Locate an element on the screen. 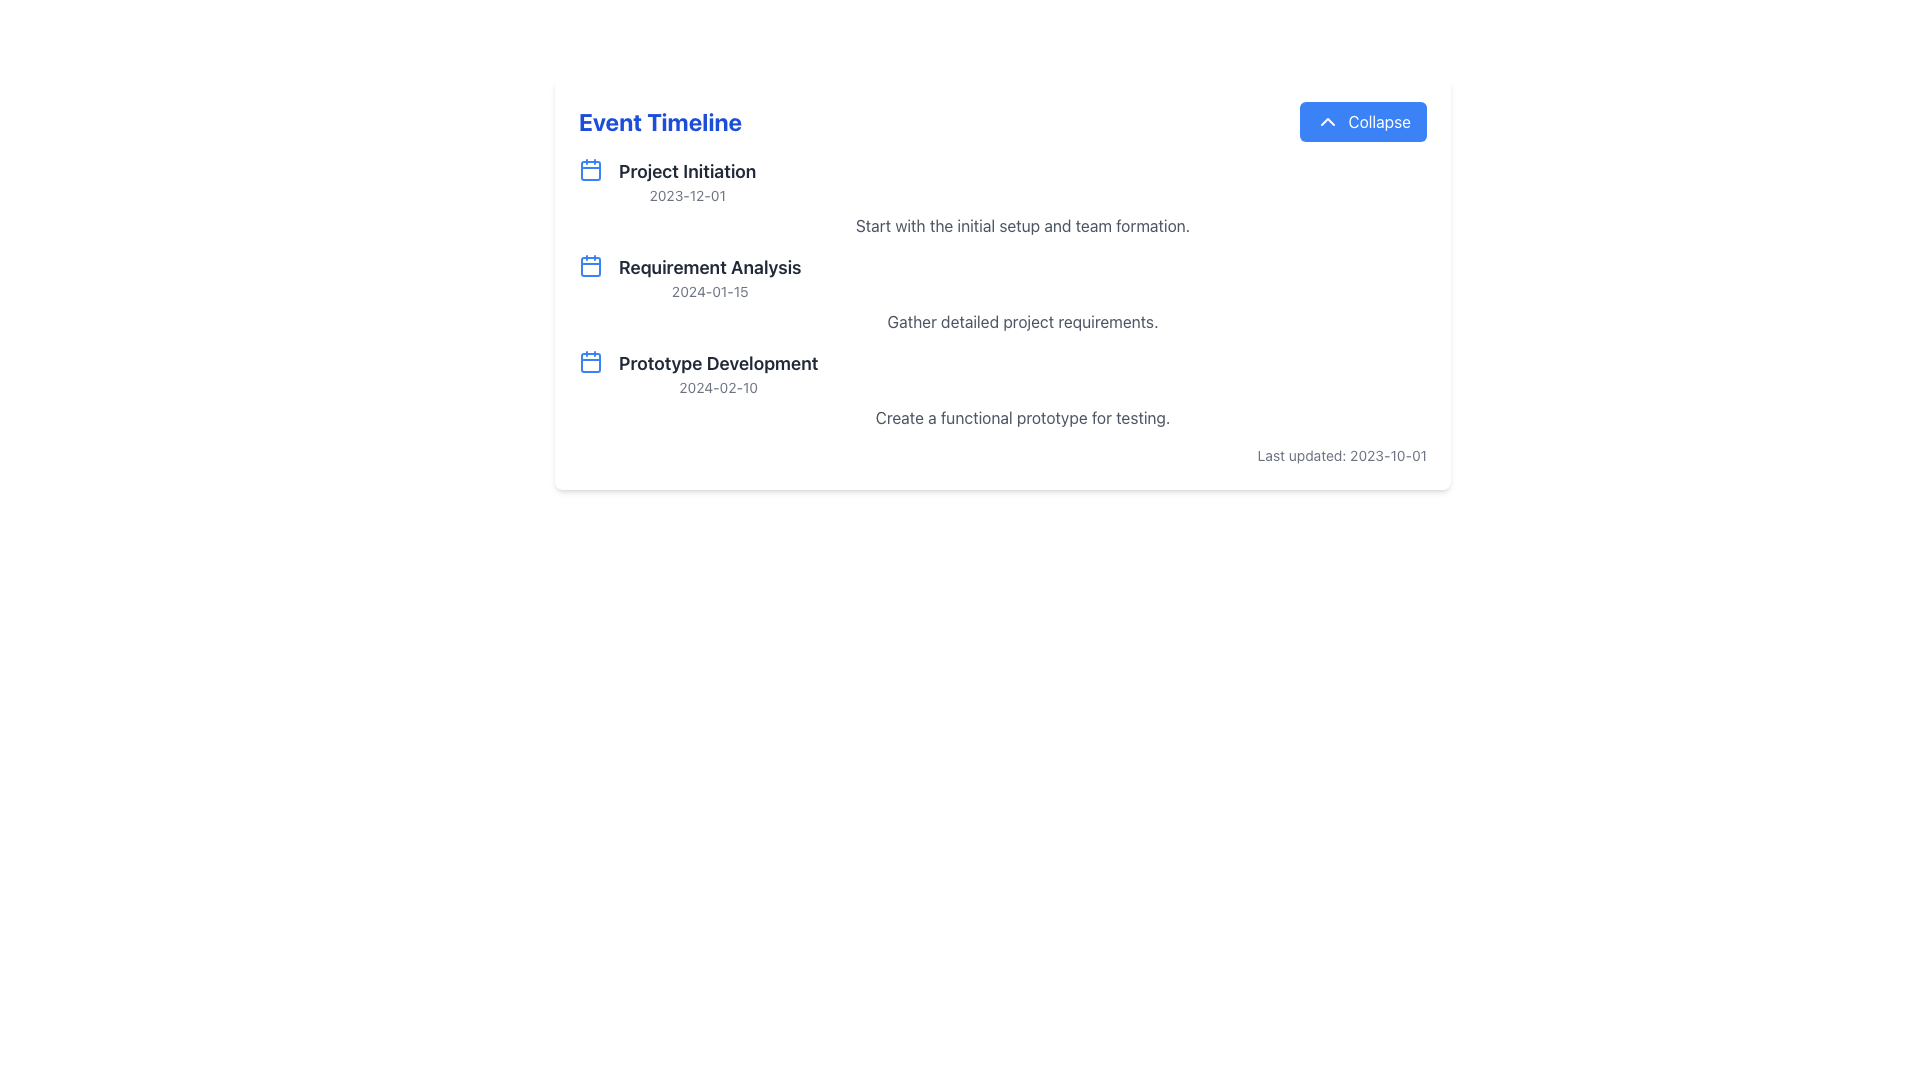  the 'Requirement Analysis' timeline item is located at coordinates (1003, 293).